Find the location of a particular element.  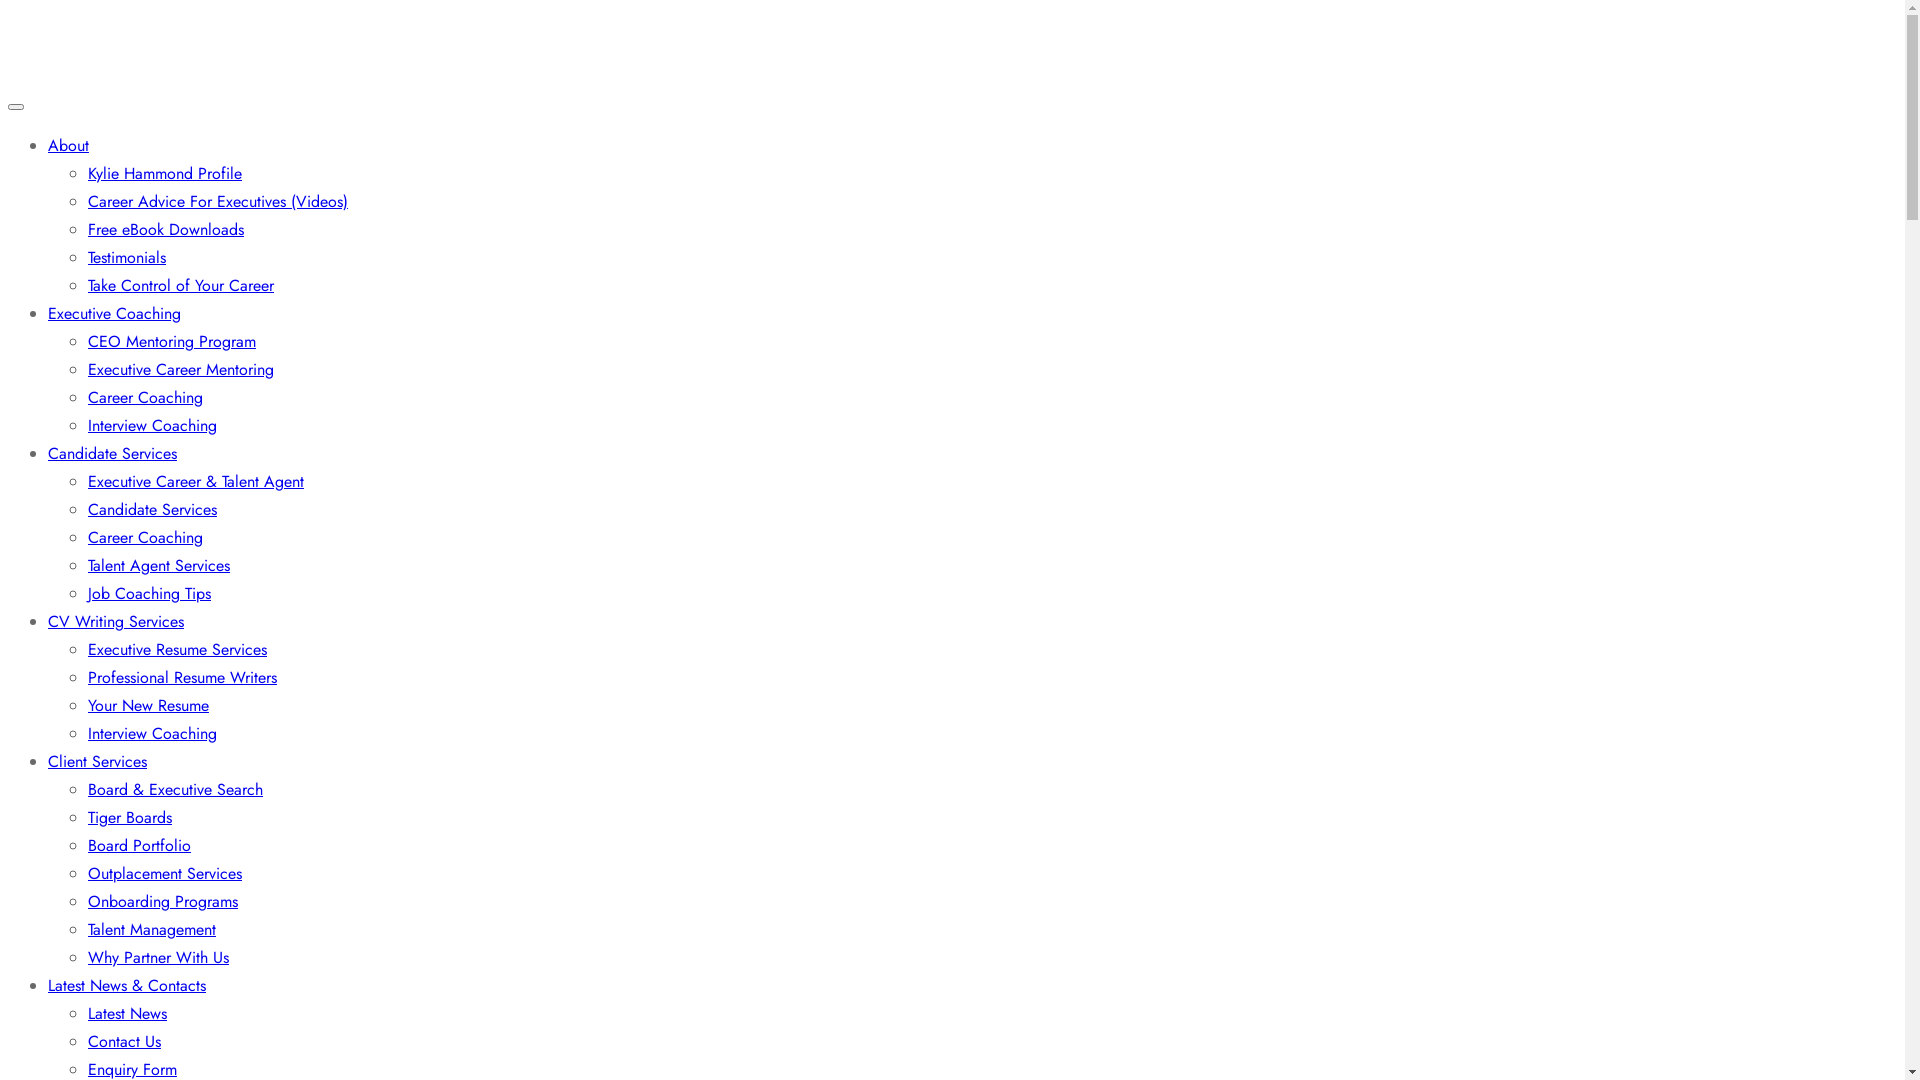

'Professional Resume Writers' is located at coordinates (182, 676).